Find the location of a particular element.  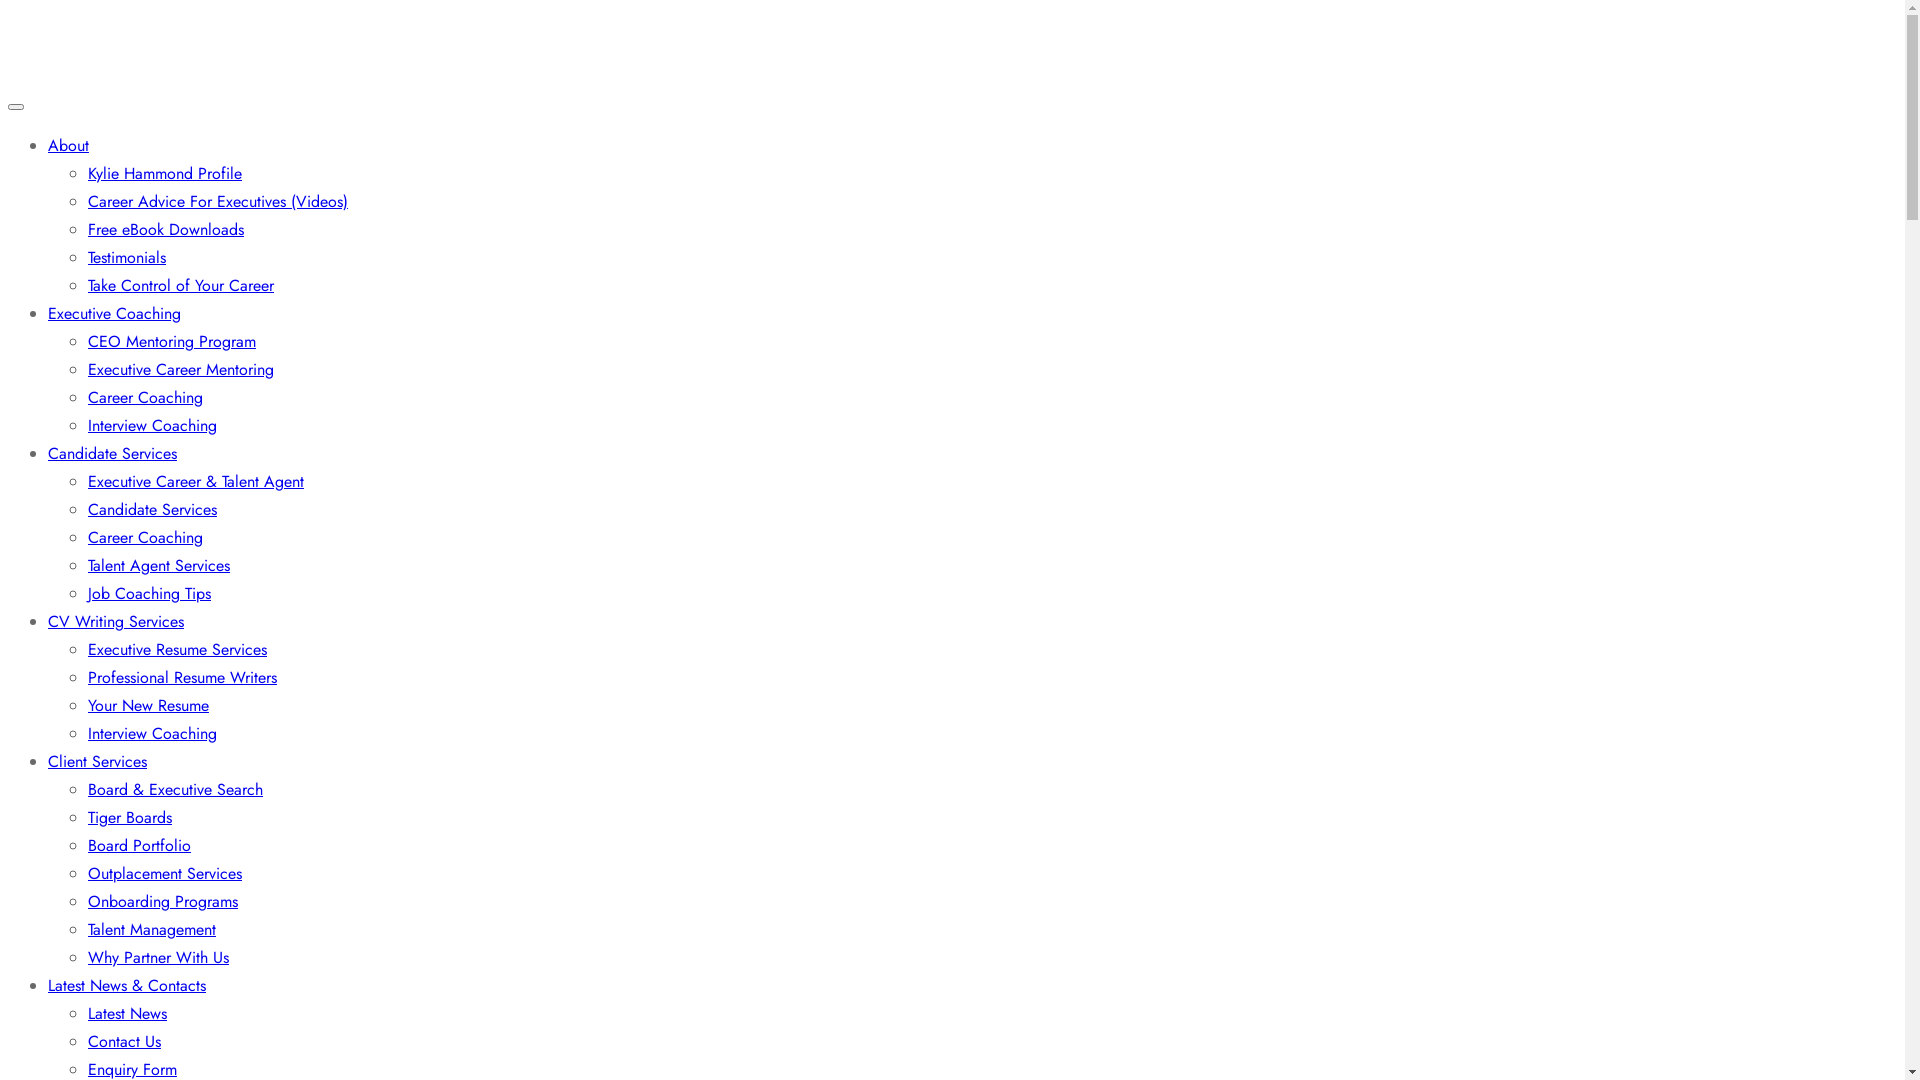

'Professional Resume Writers' is located at coordinates (182, 676).